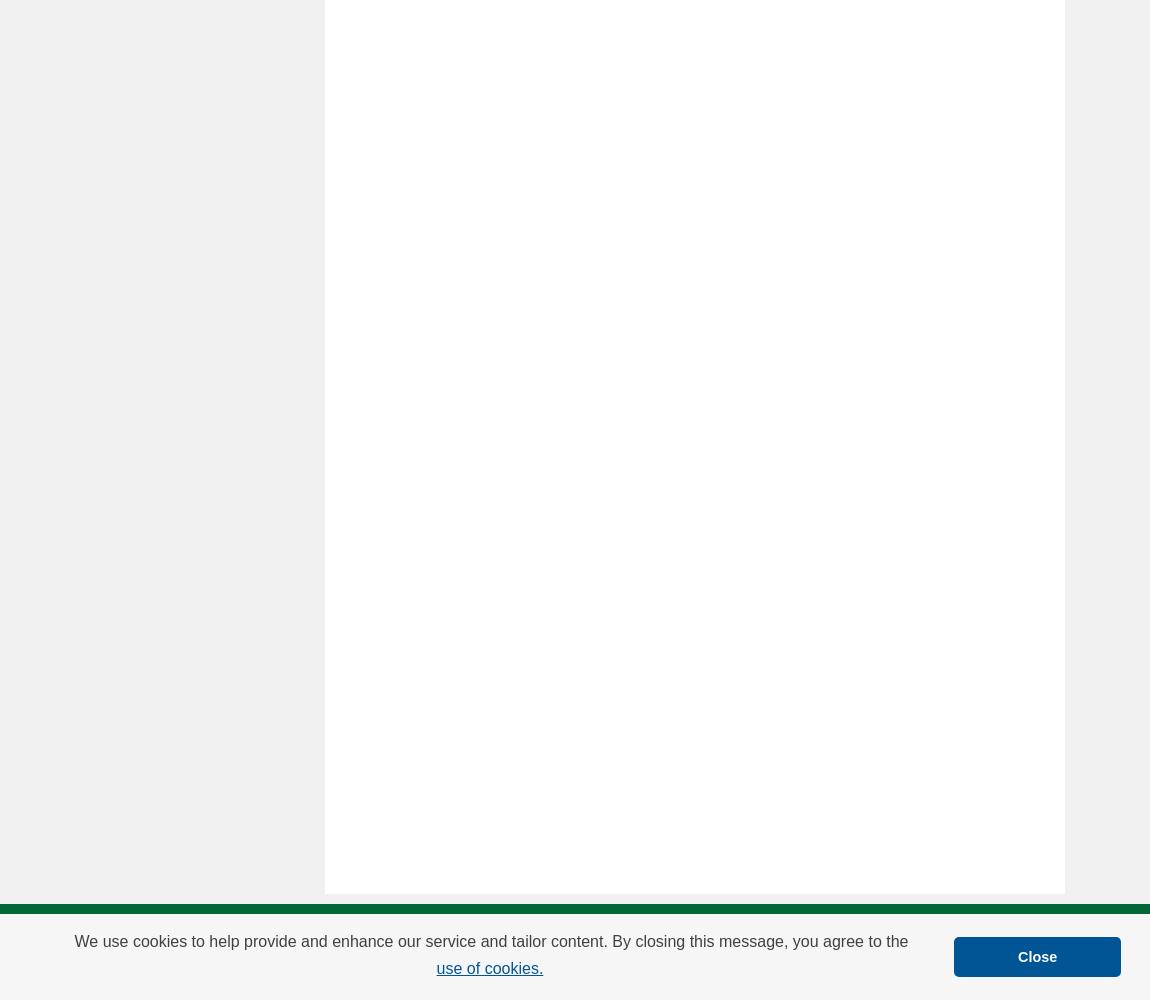 The width and height of the screenshot is (1150, 1000). Describe the element at coordinates (369, 939) in the screenshot. I see `'FAQ'` at that location.